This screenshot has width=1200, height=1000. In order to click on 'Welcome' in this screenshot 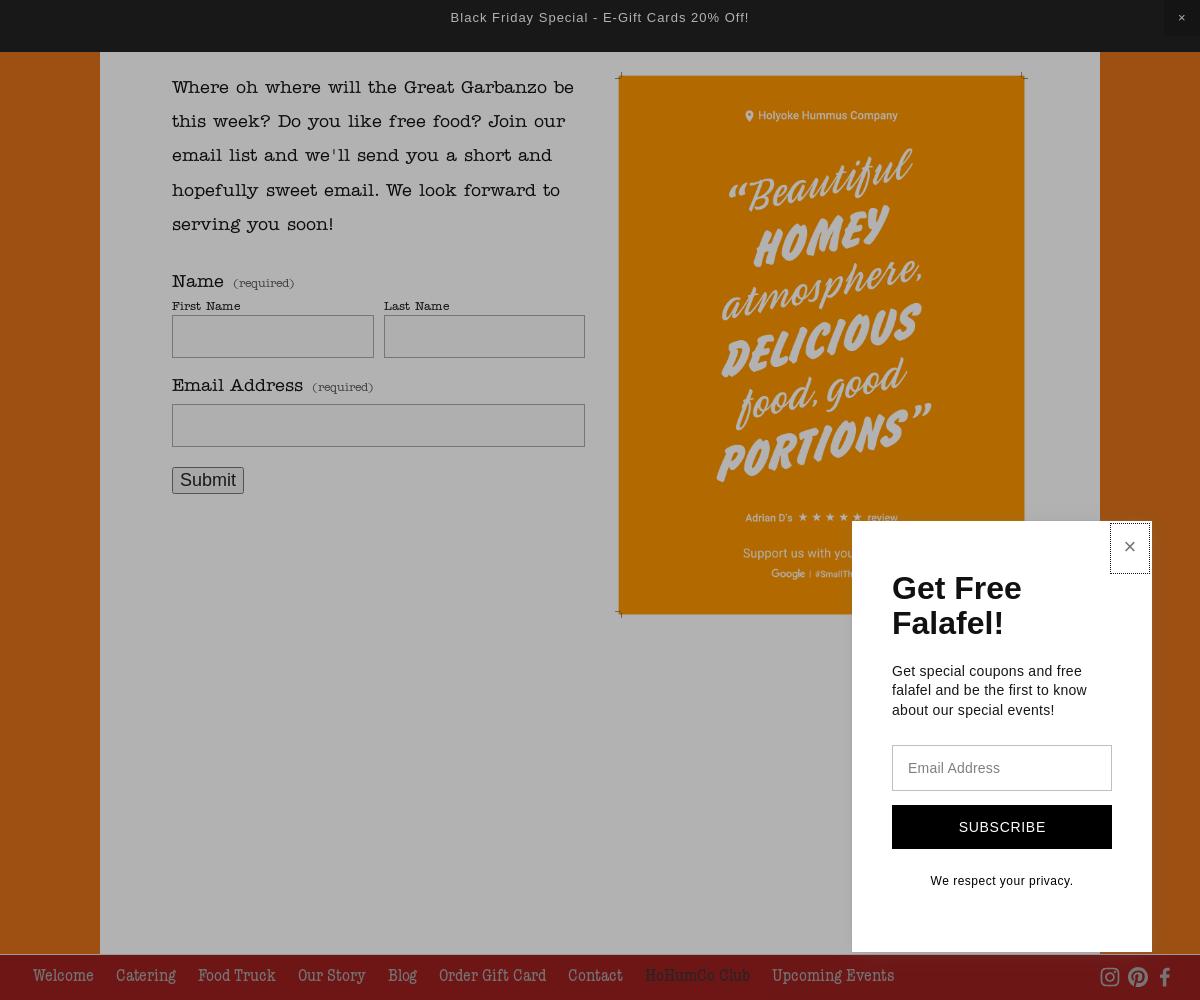, I will do `click(63, 974)`.